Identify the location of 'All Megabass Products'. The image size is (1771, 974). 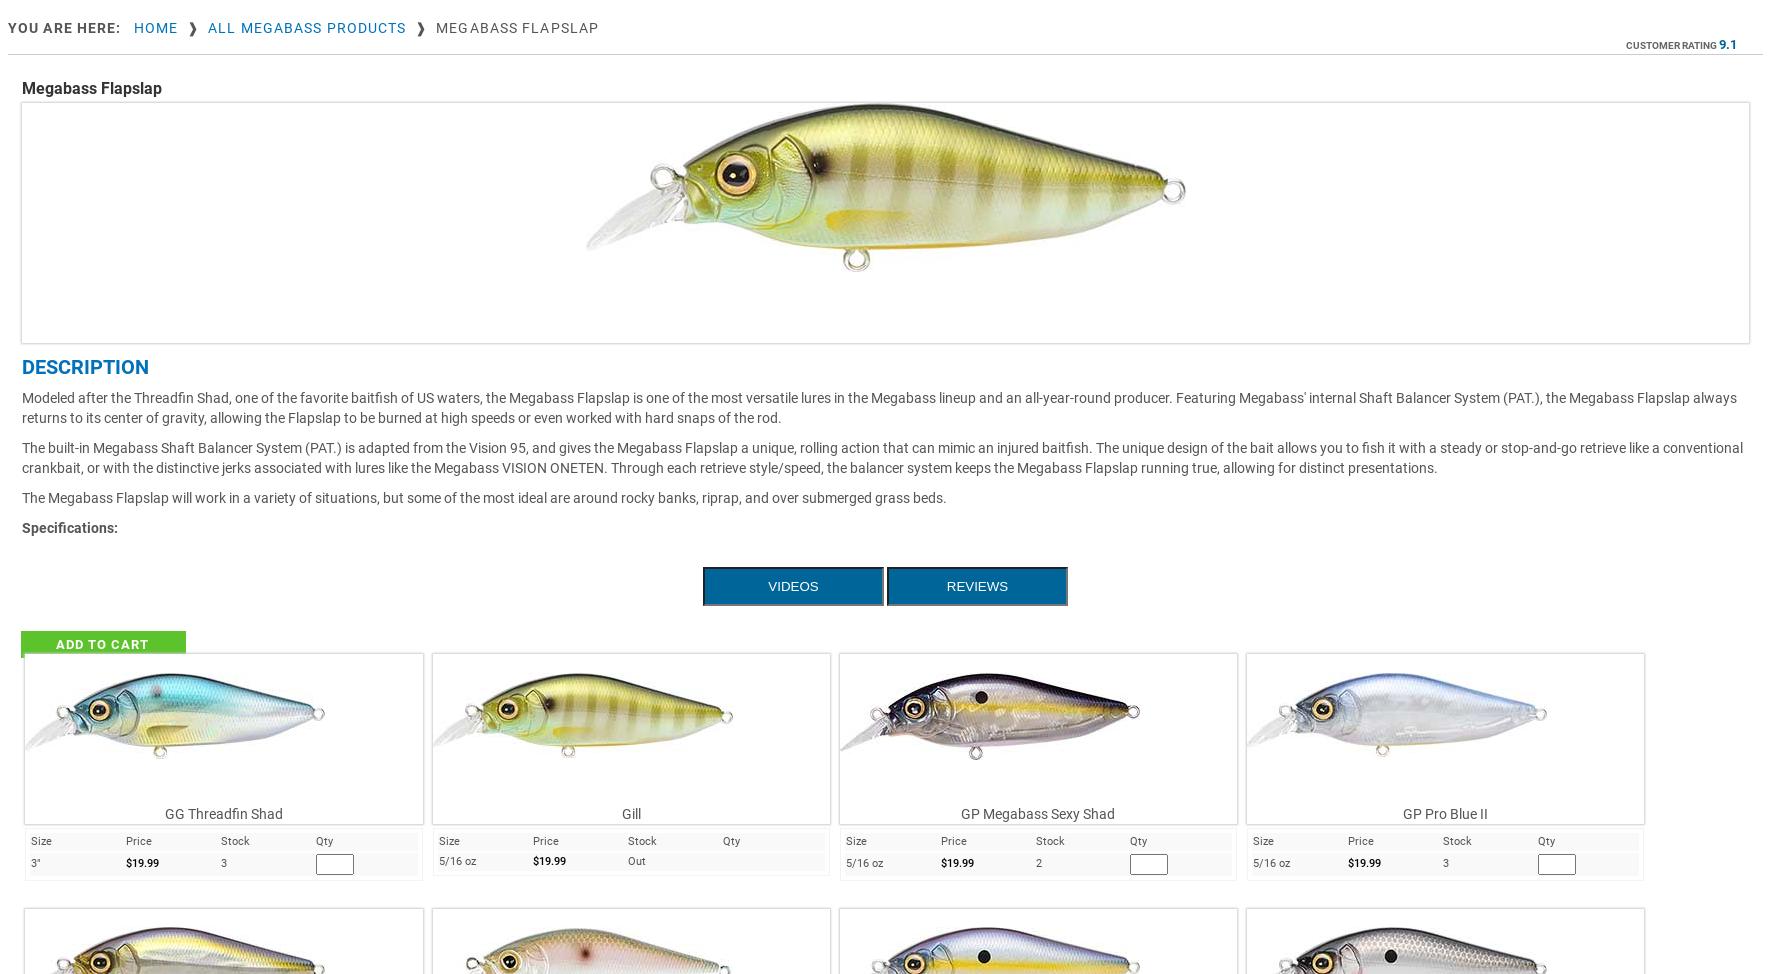
(305, 26).